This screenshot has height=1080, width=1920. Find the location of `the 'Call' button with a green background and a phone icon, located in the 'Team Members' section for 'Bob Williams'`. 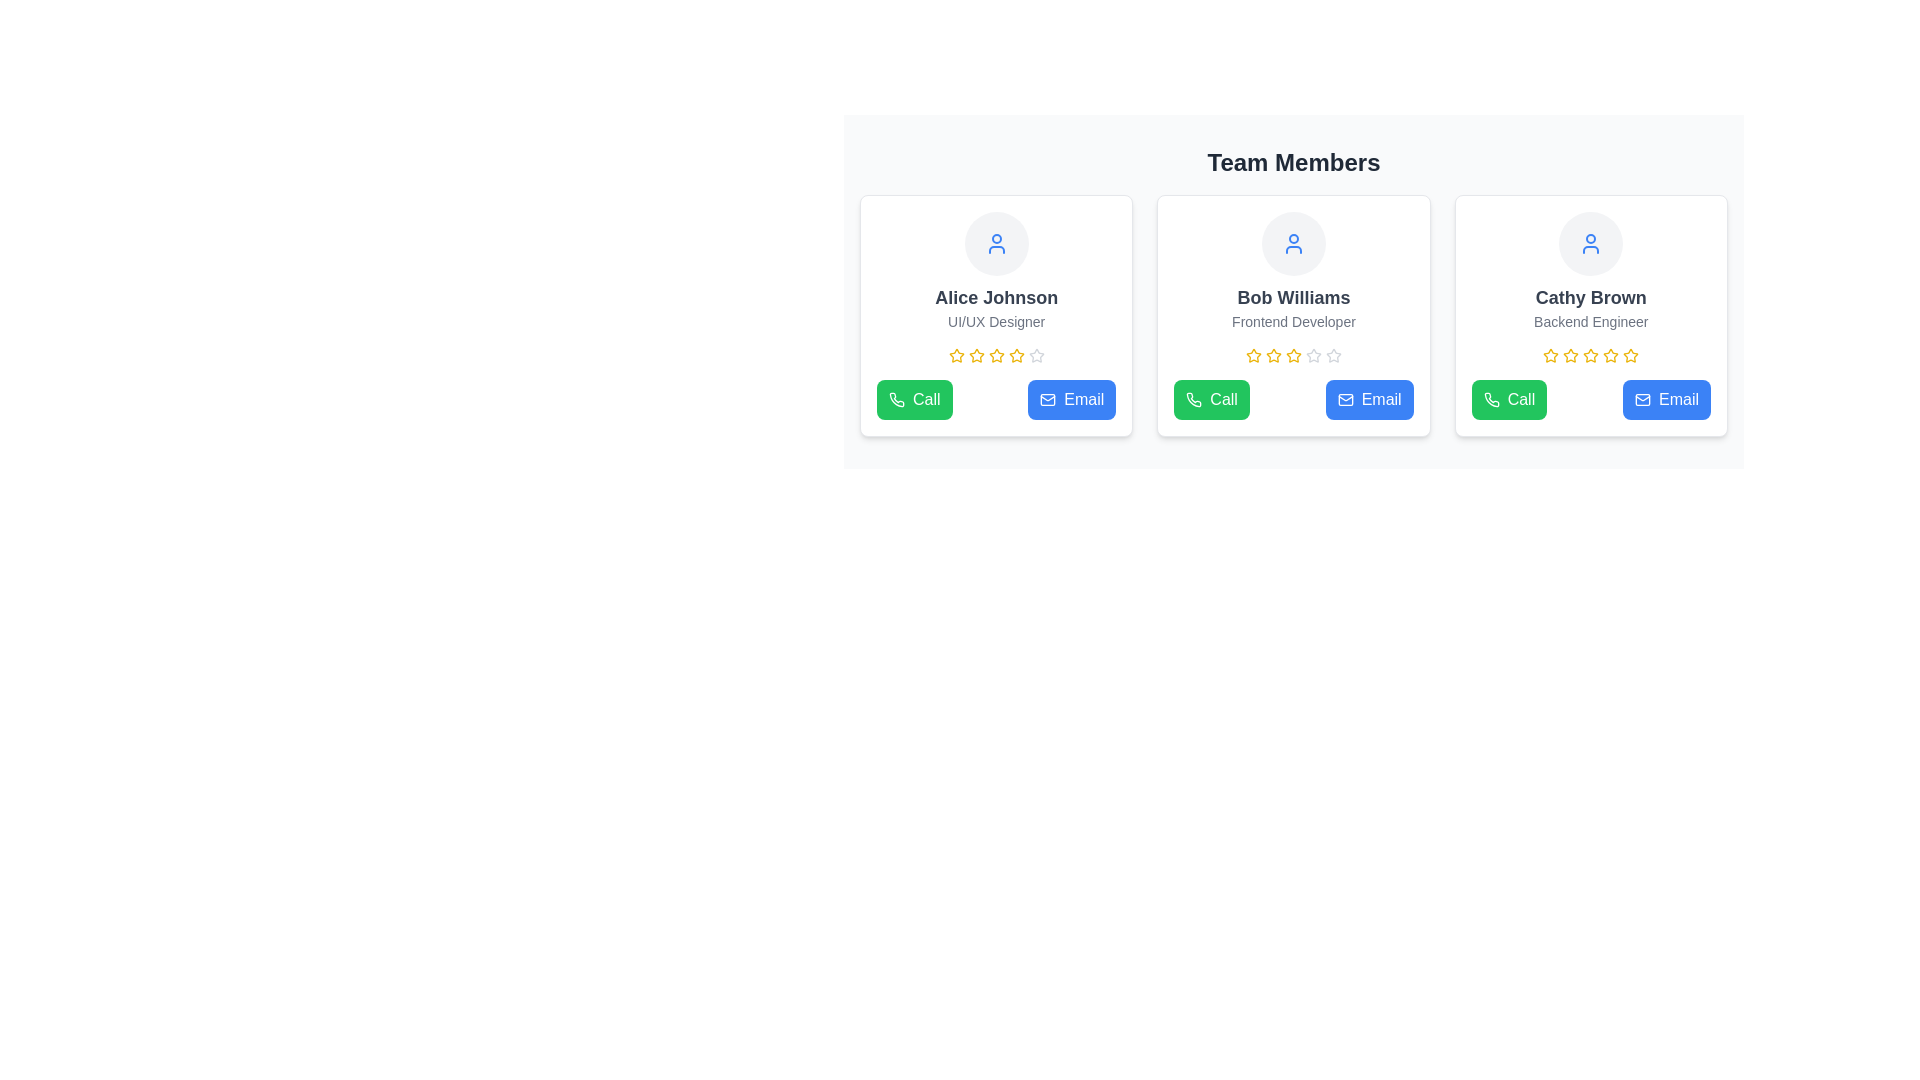

the 'Call' button with a green background and a phone icon, located in the 'Team Members' section for 'Bob Williams' is located at coordinates (1211, 400).